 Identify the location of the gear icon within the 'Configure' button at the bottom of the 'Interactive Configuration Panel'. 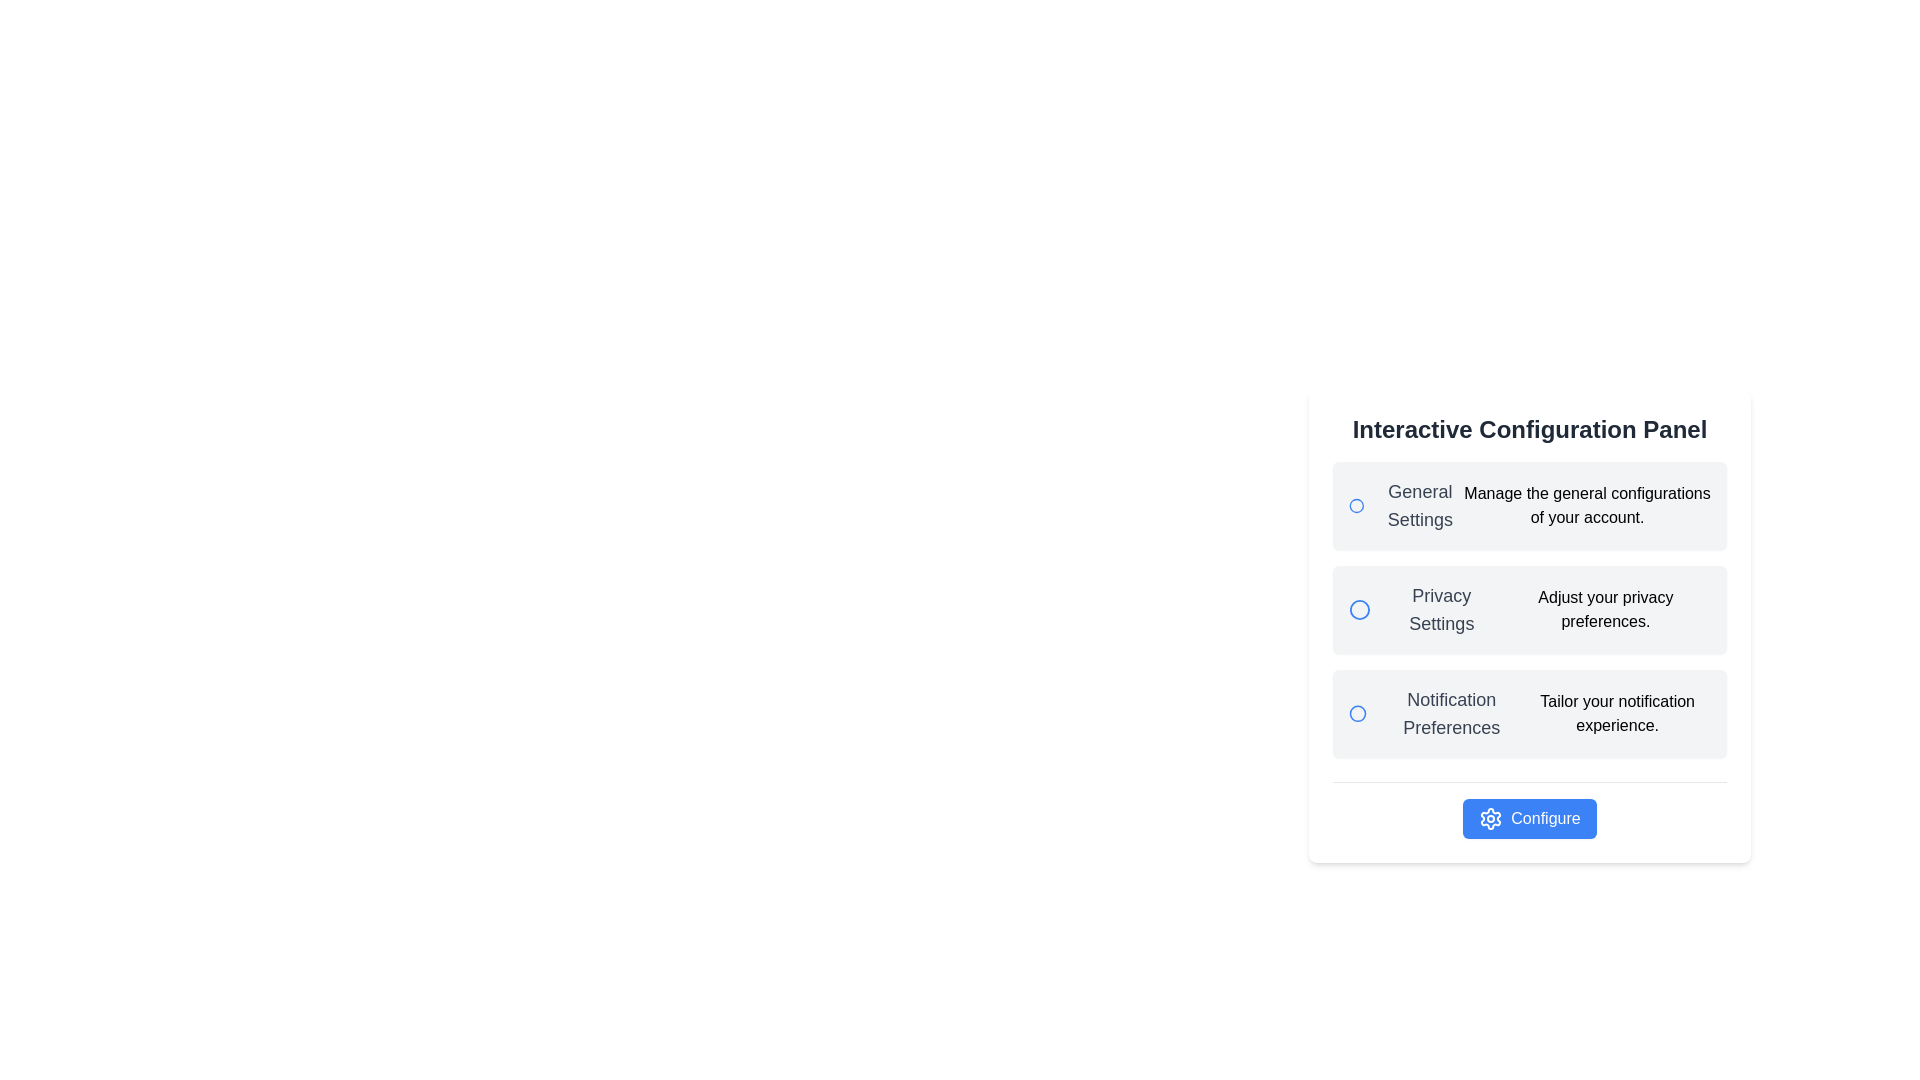
(1491, 818).